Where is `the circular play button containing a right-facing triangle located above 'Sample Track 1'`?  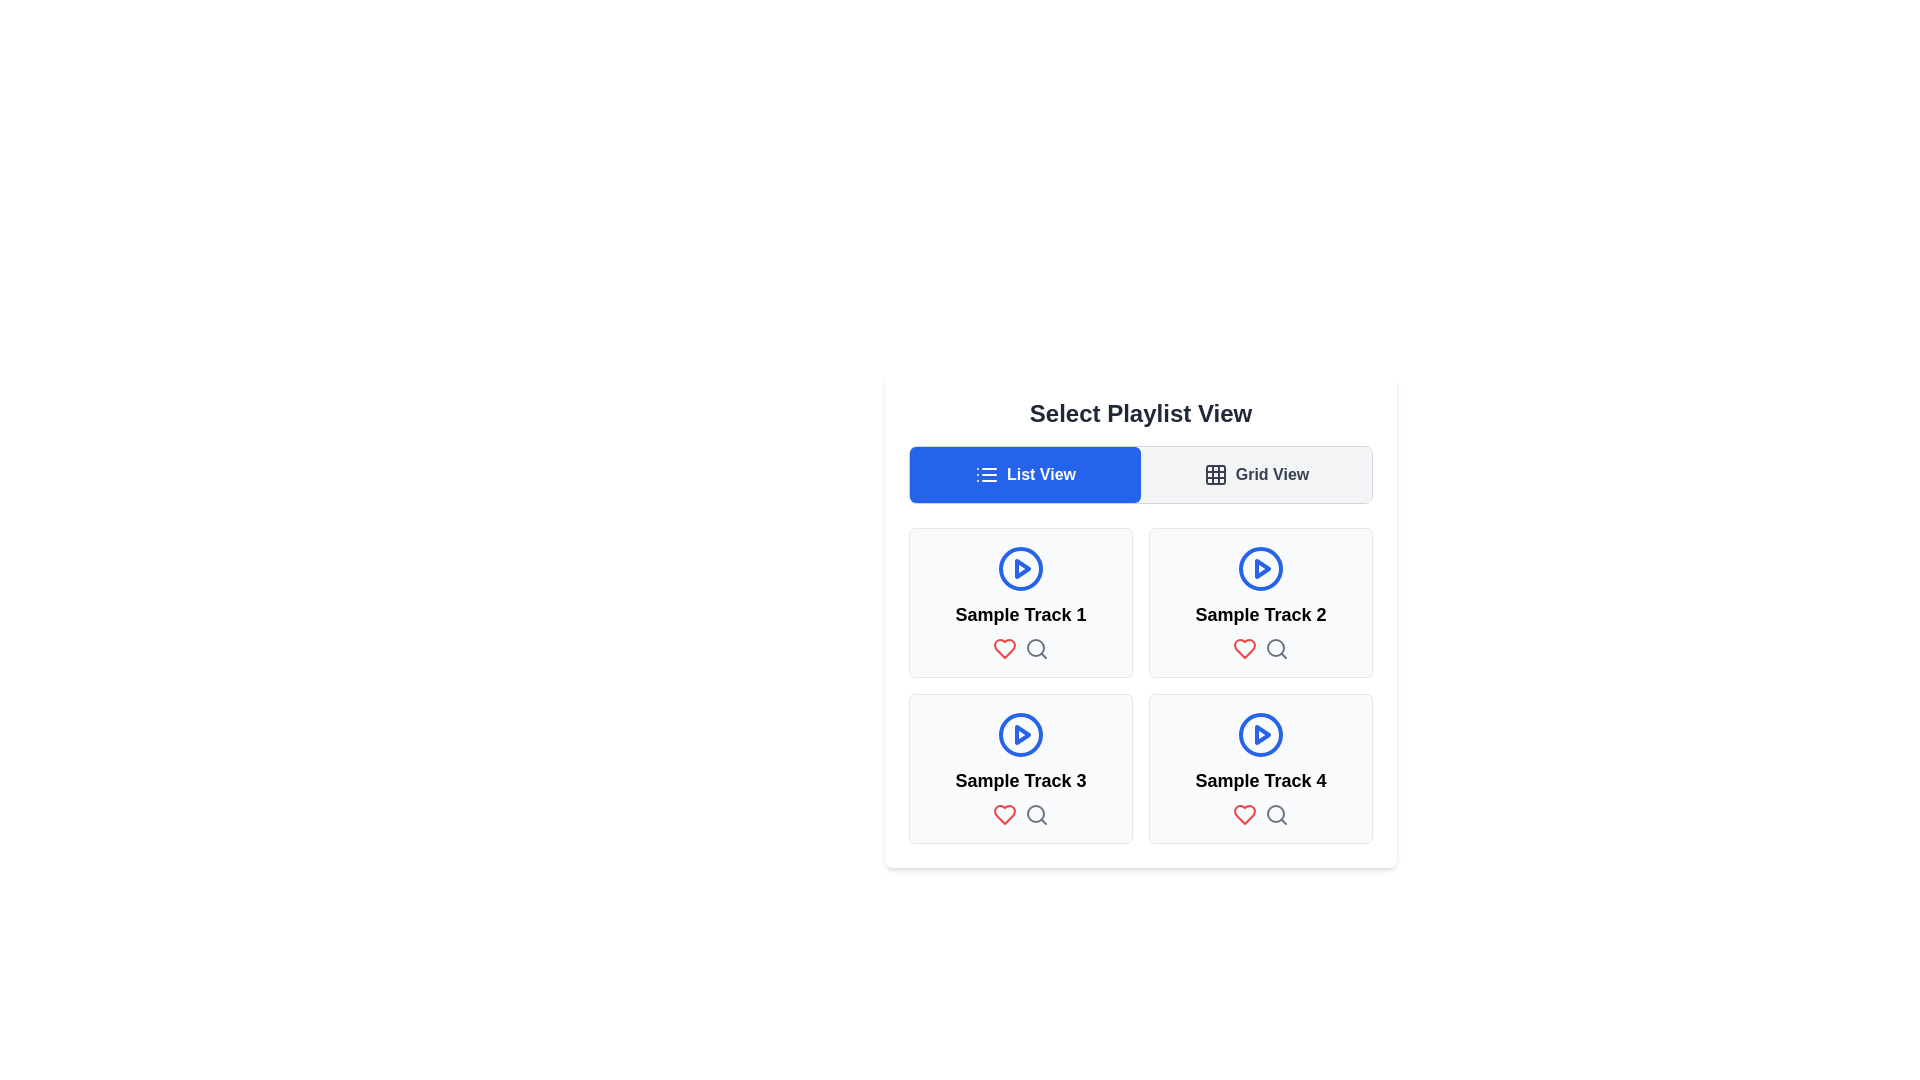 the circular play button containing a right-facing triangle located above 'Sample Track 1' is located at coordinates (1021, 569).